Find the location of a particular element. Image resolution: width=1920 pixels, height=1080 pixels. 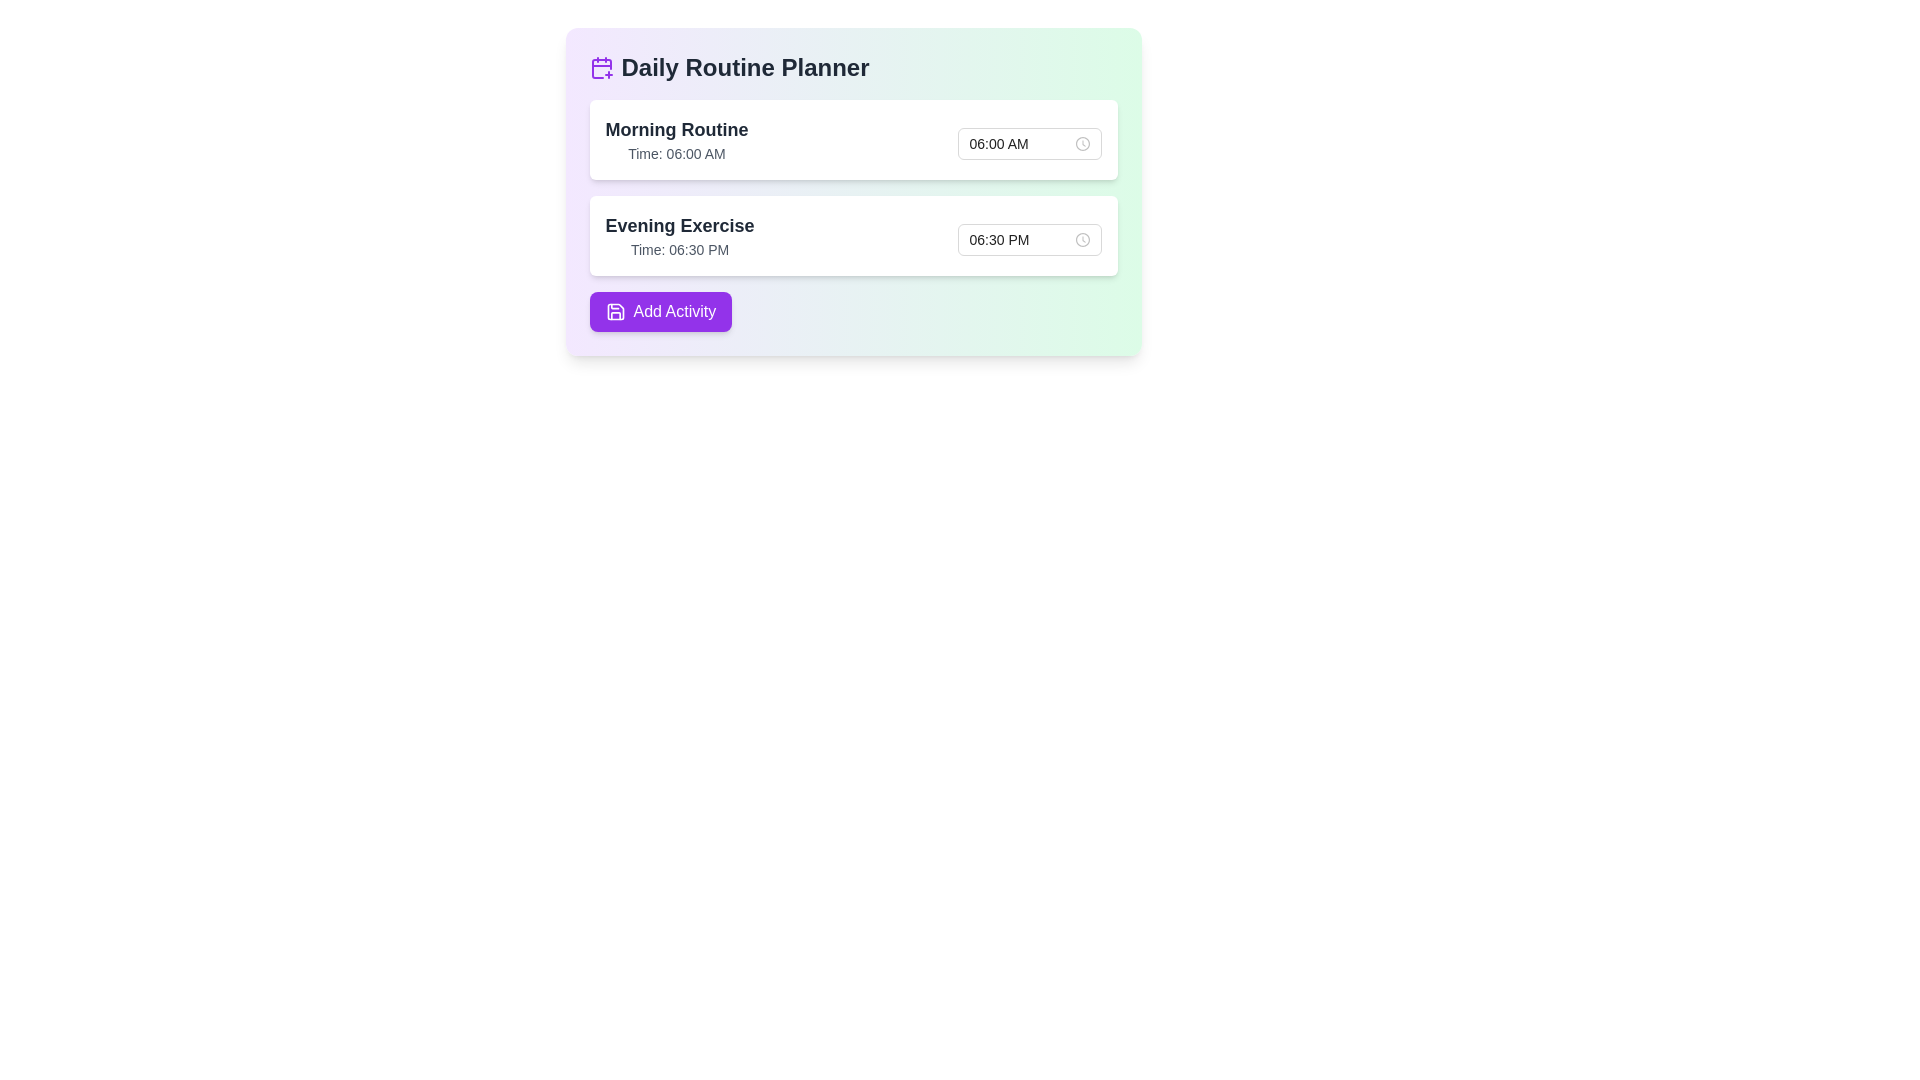

the first icon within the 'Add Activity' button located in the bottom left of the card-like interface to trigger the tooltip or visual effect is located at coordinates (614, 312).